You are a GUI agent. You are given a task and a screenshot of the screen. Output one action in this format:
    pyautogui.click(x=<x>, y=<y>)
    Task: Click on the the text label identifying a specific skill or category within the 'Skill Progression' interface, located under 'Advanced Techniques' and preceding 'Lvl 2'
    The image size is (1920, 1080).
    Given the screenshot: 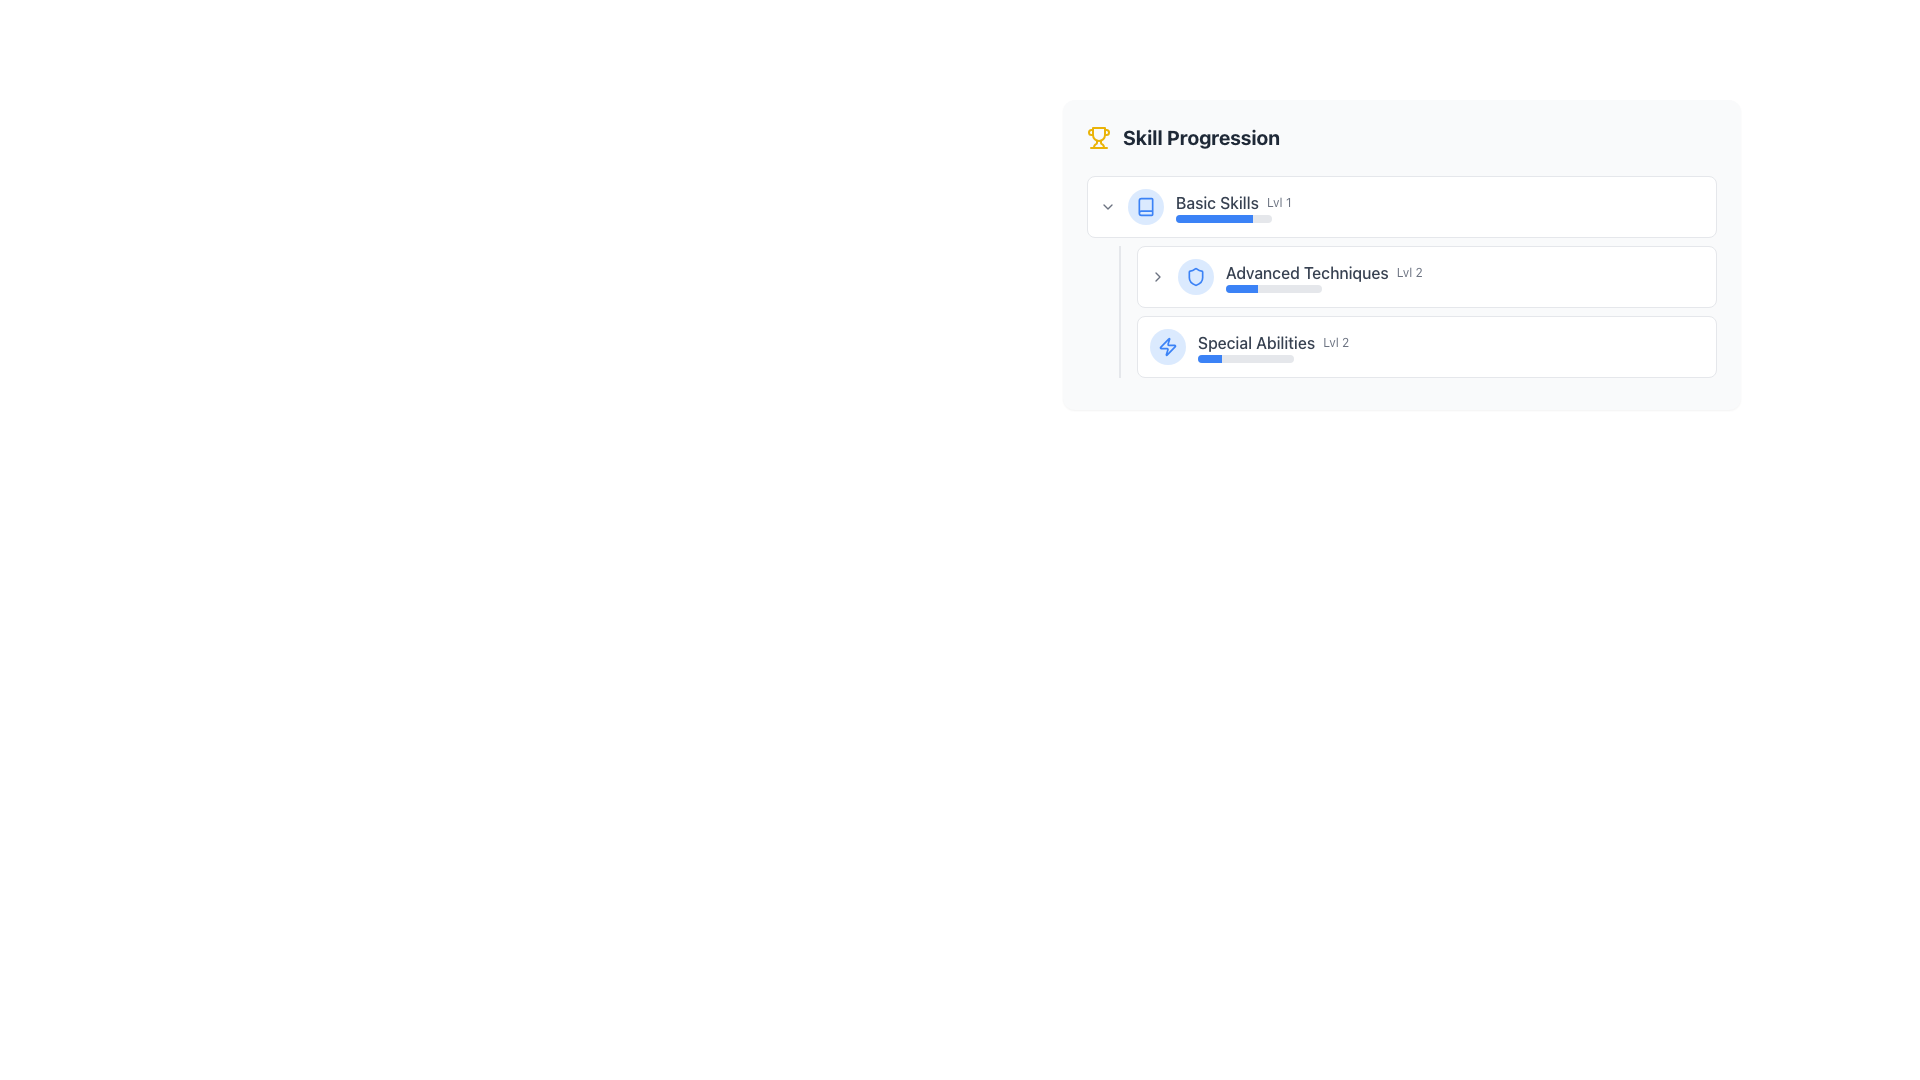 What is the action you would take?
    pyautogui.click(x=1255, y=342)
    